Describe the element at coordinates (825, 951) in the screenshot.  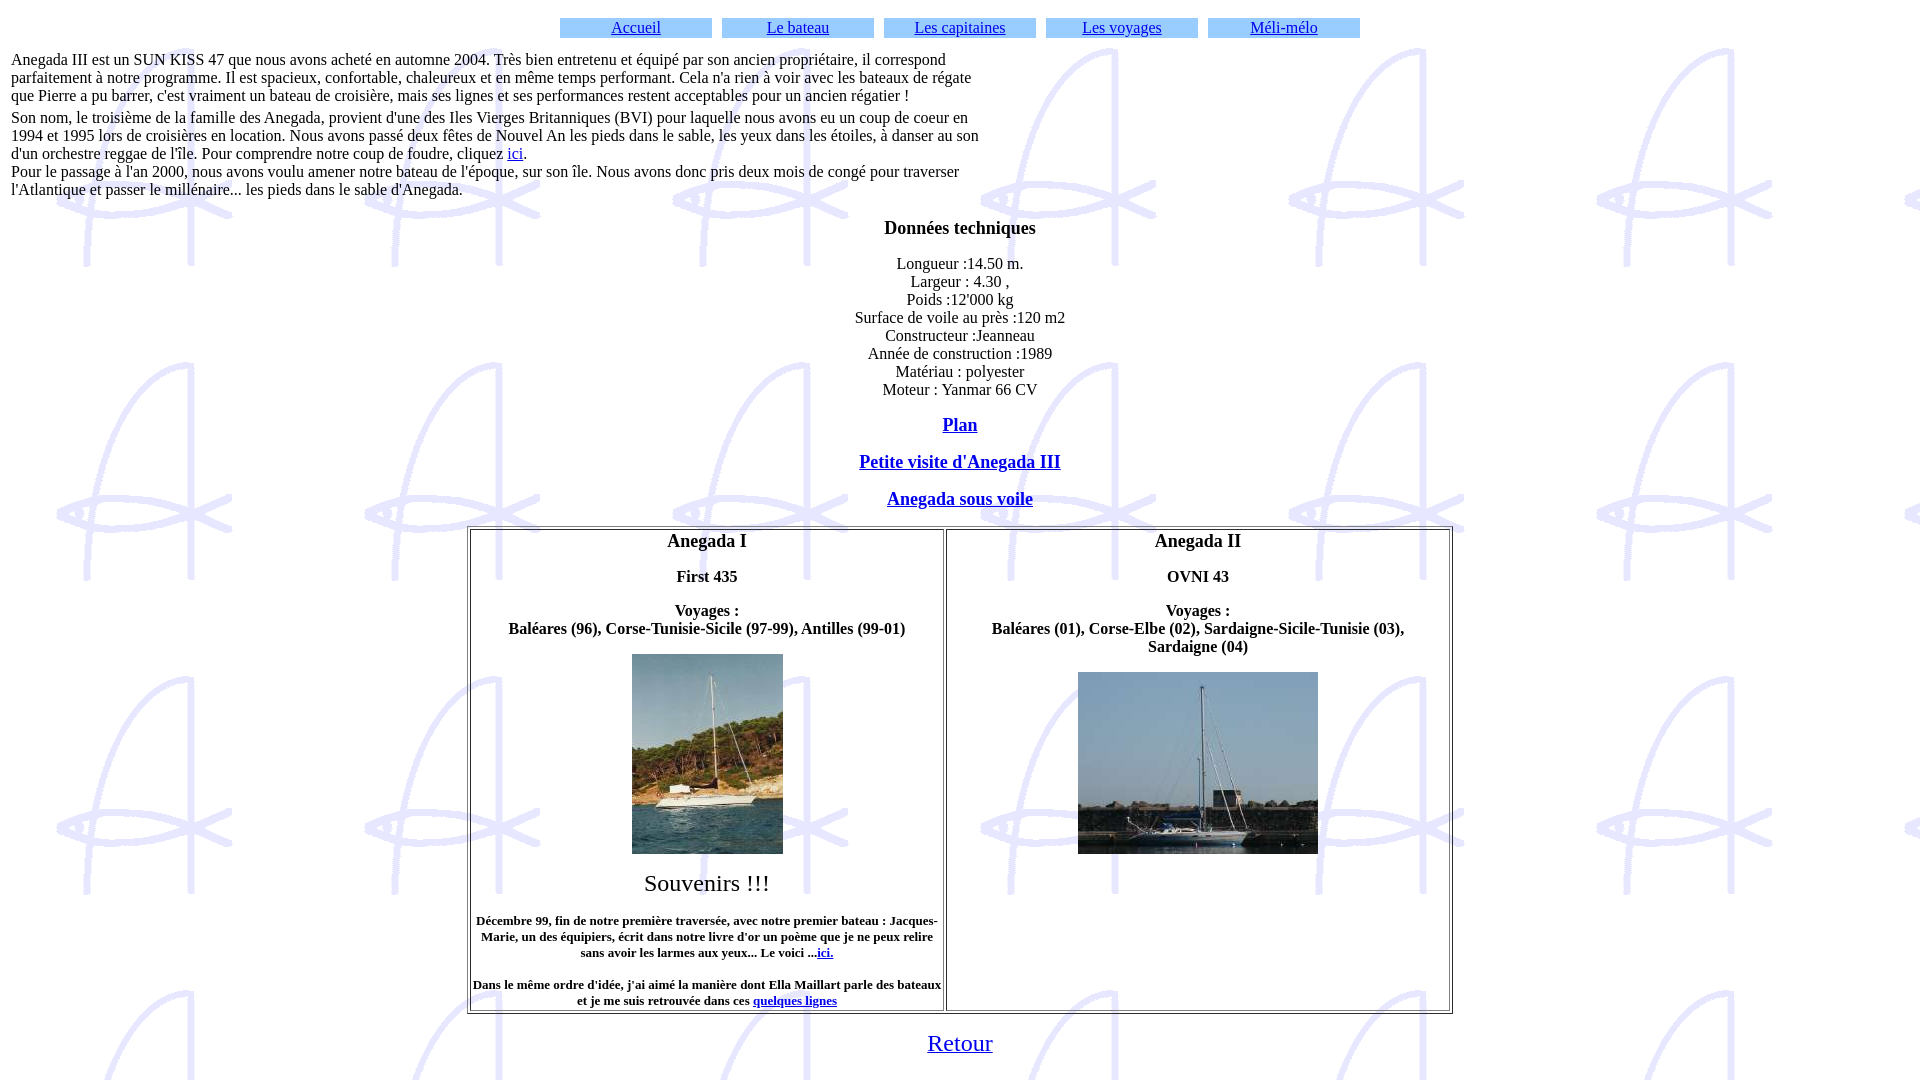
I see `'ici.'` at that location.